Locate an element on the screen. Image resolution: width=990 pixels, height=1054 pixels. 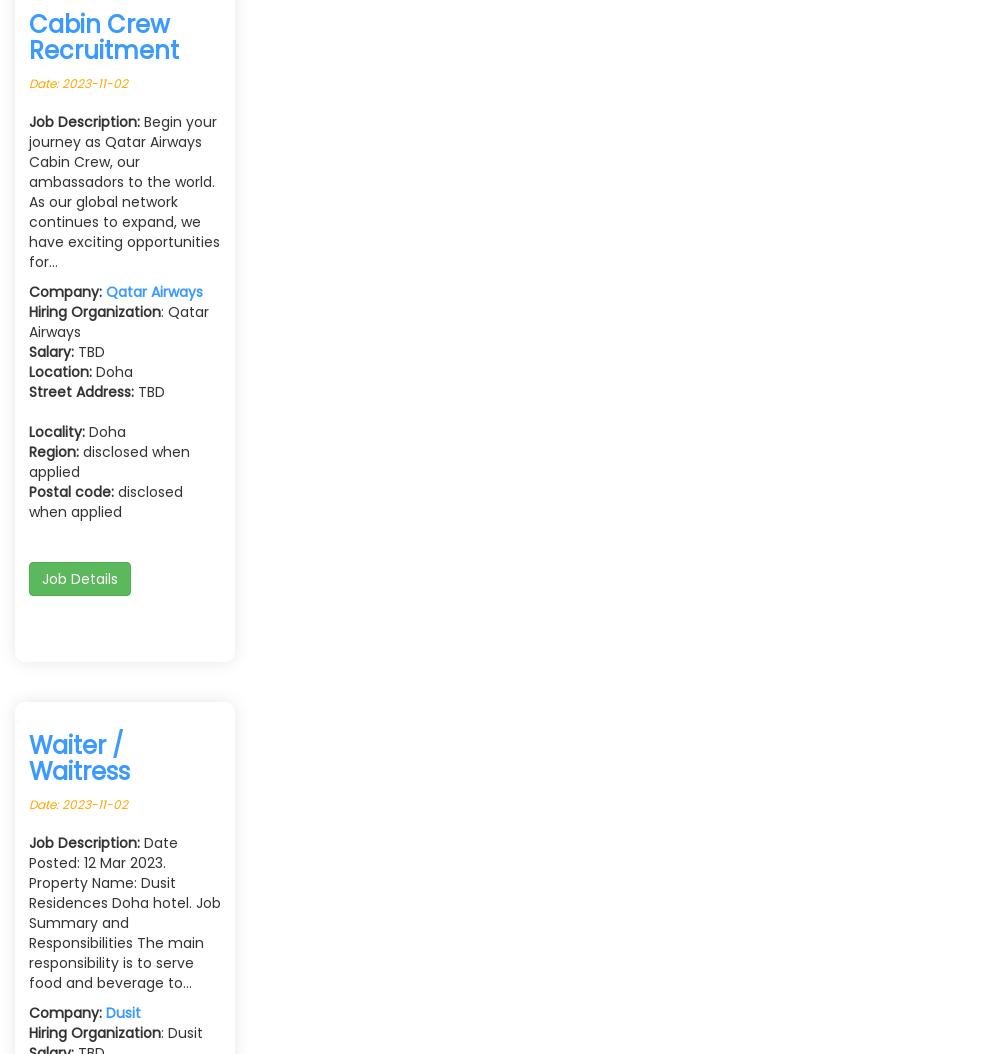
'Qatar Airways' is located at coordinates (105, 290).